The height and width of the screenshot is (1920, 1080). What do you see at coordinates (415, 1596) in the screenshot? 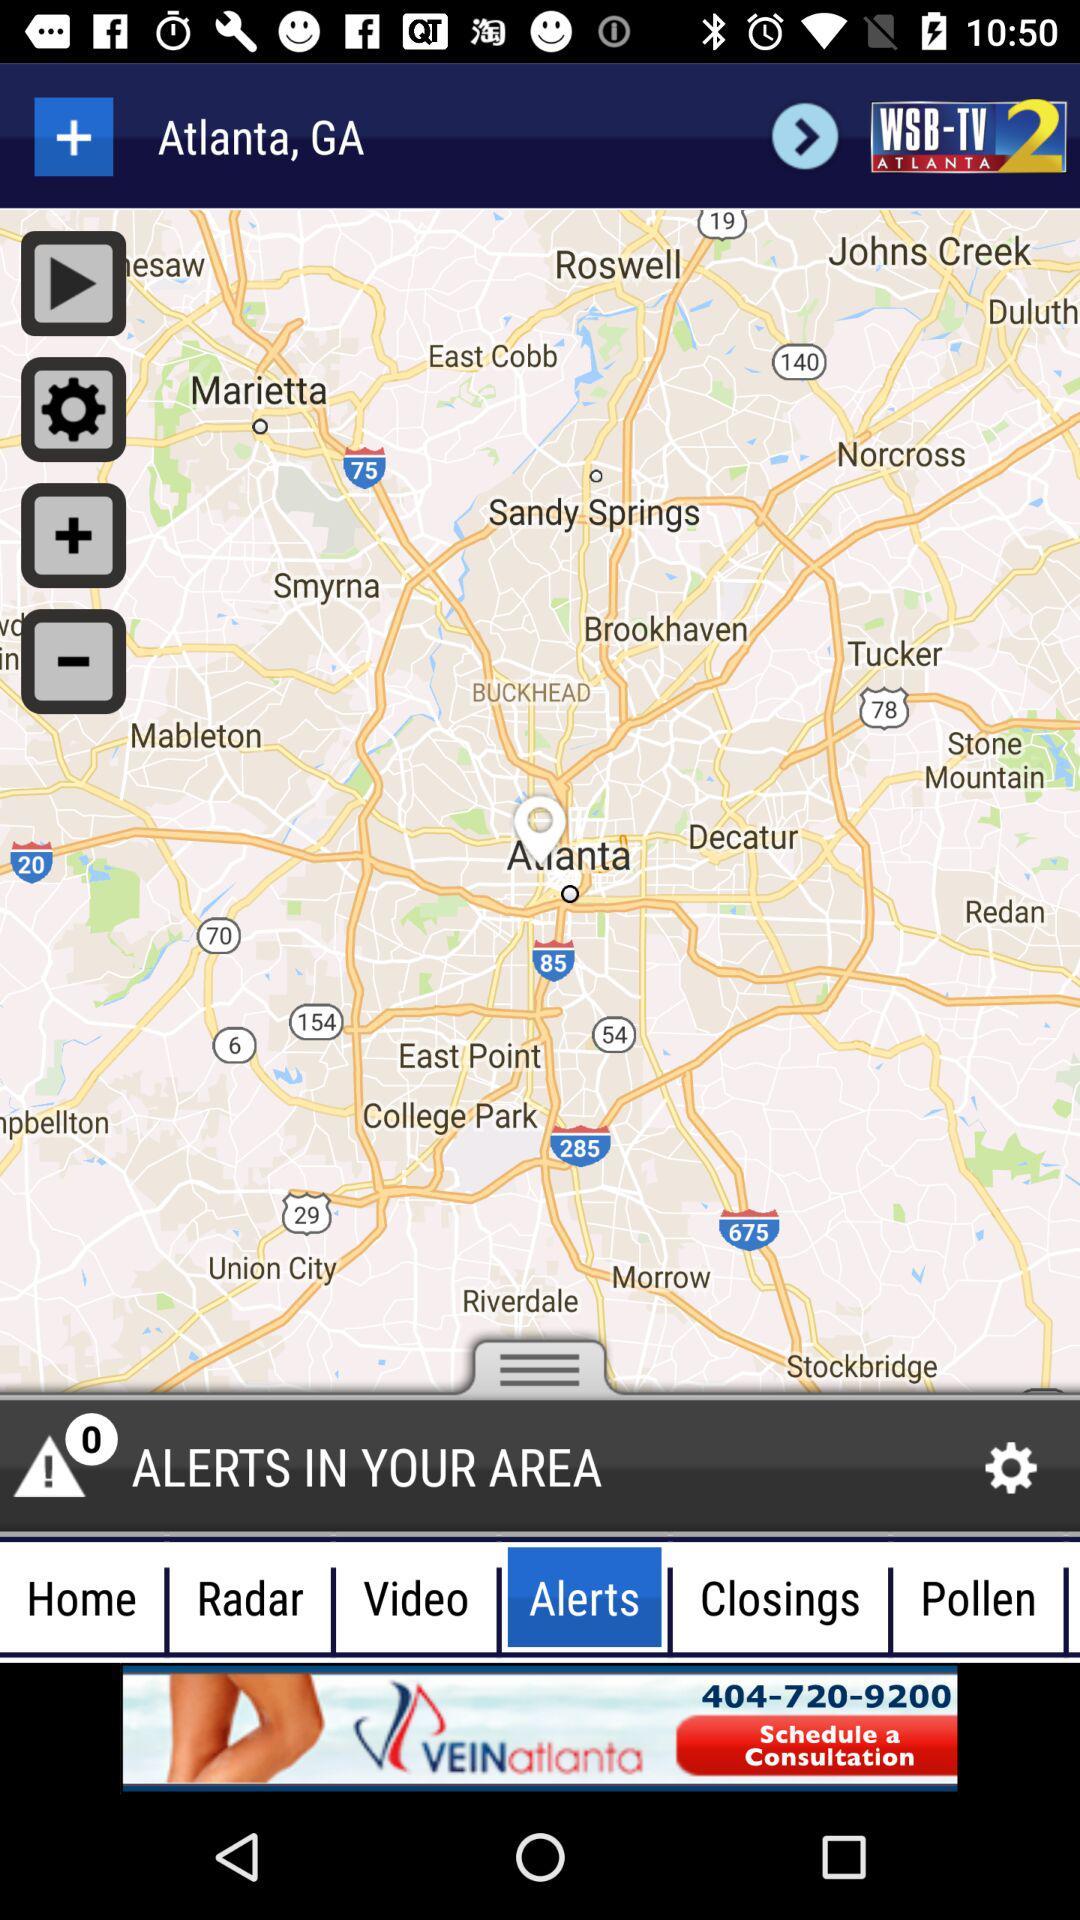
I see `the button which is left side of the alerts` at bounding box center [415, 1596].